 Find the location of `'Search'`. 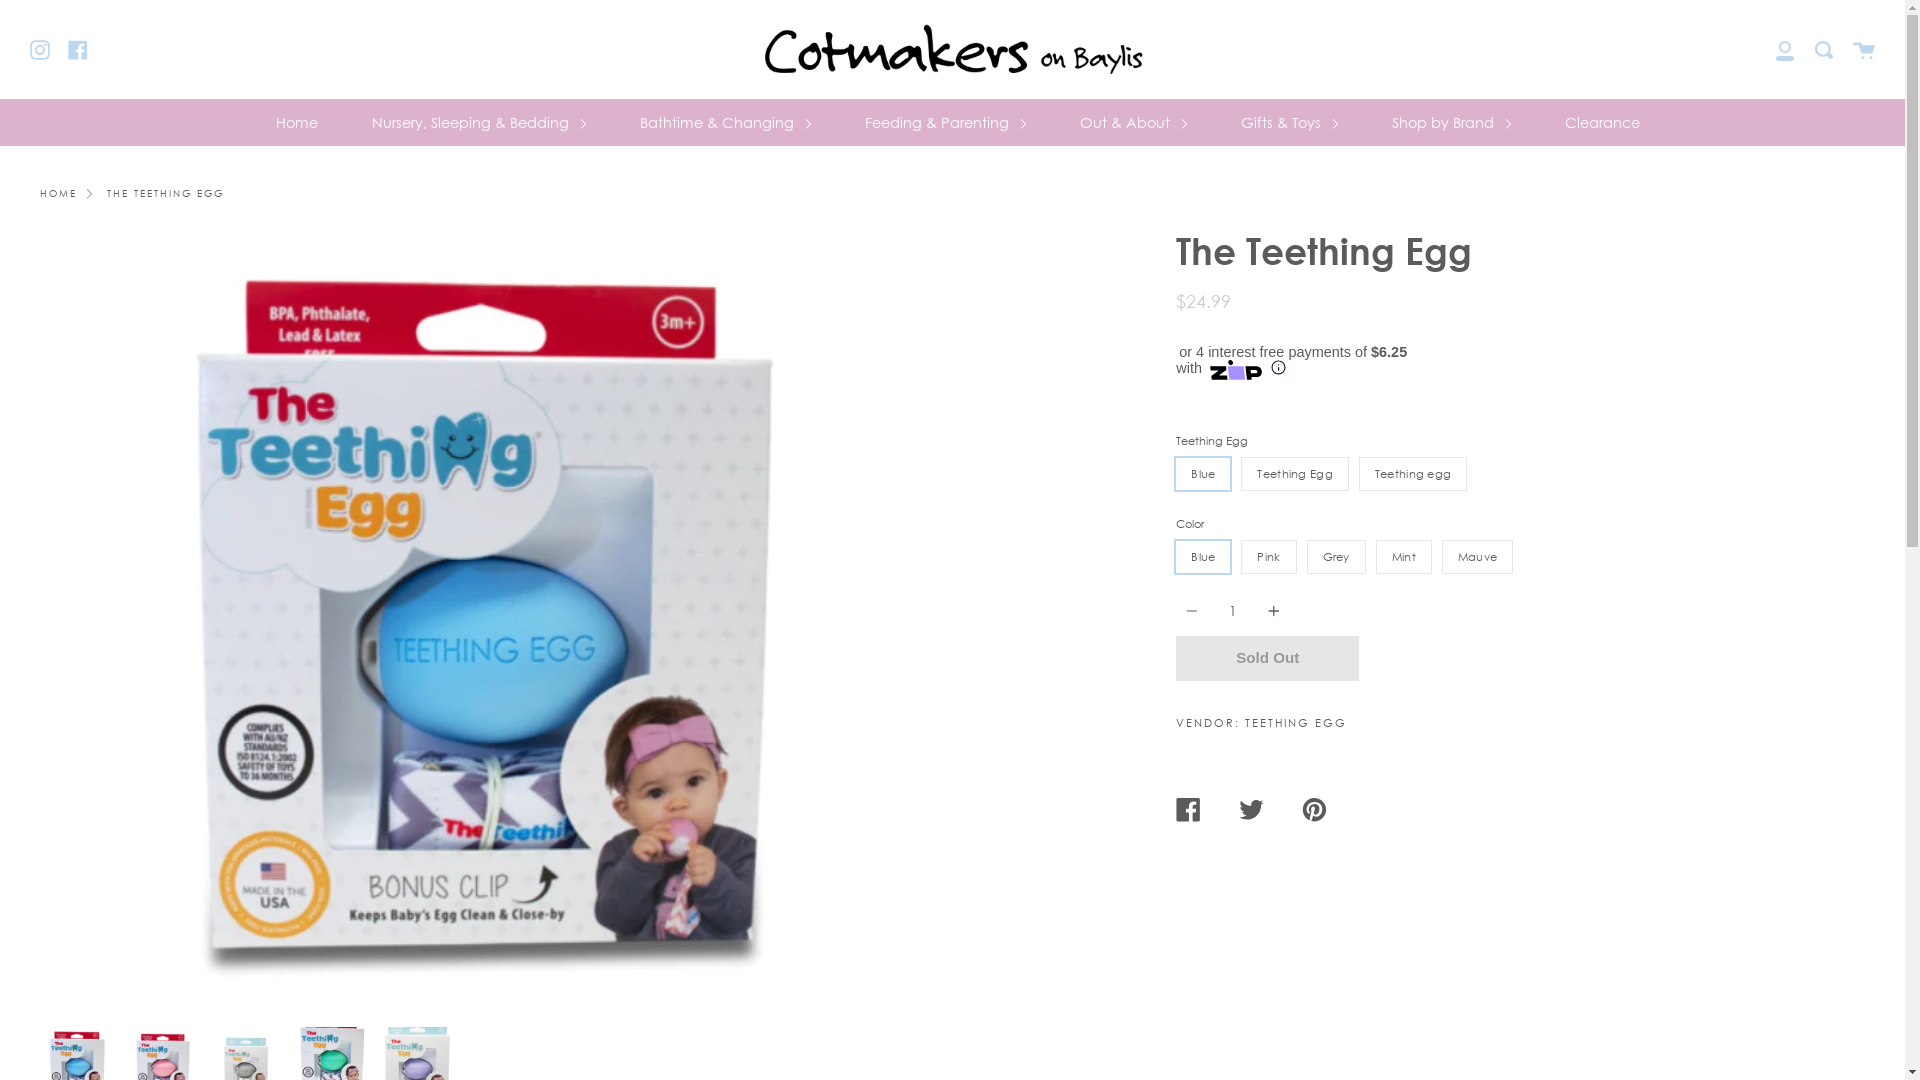

'Search' is located at coordinates (1824, 48).